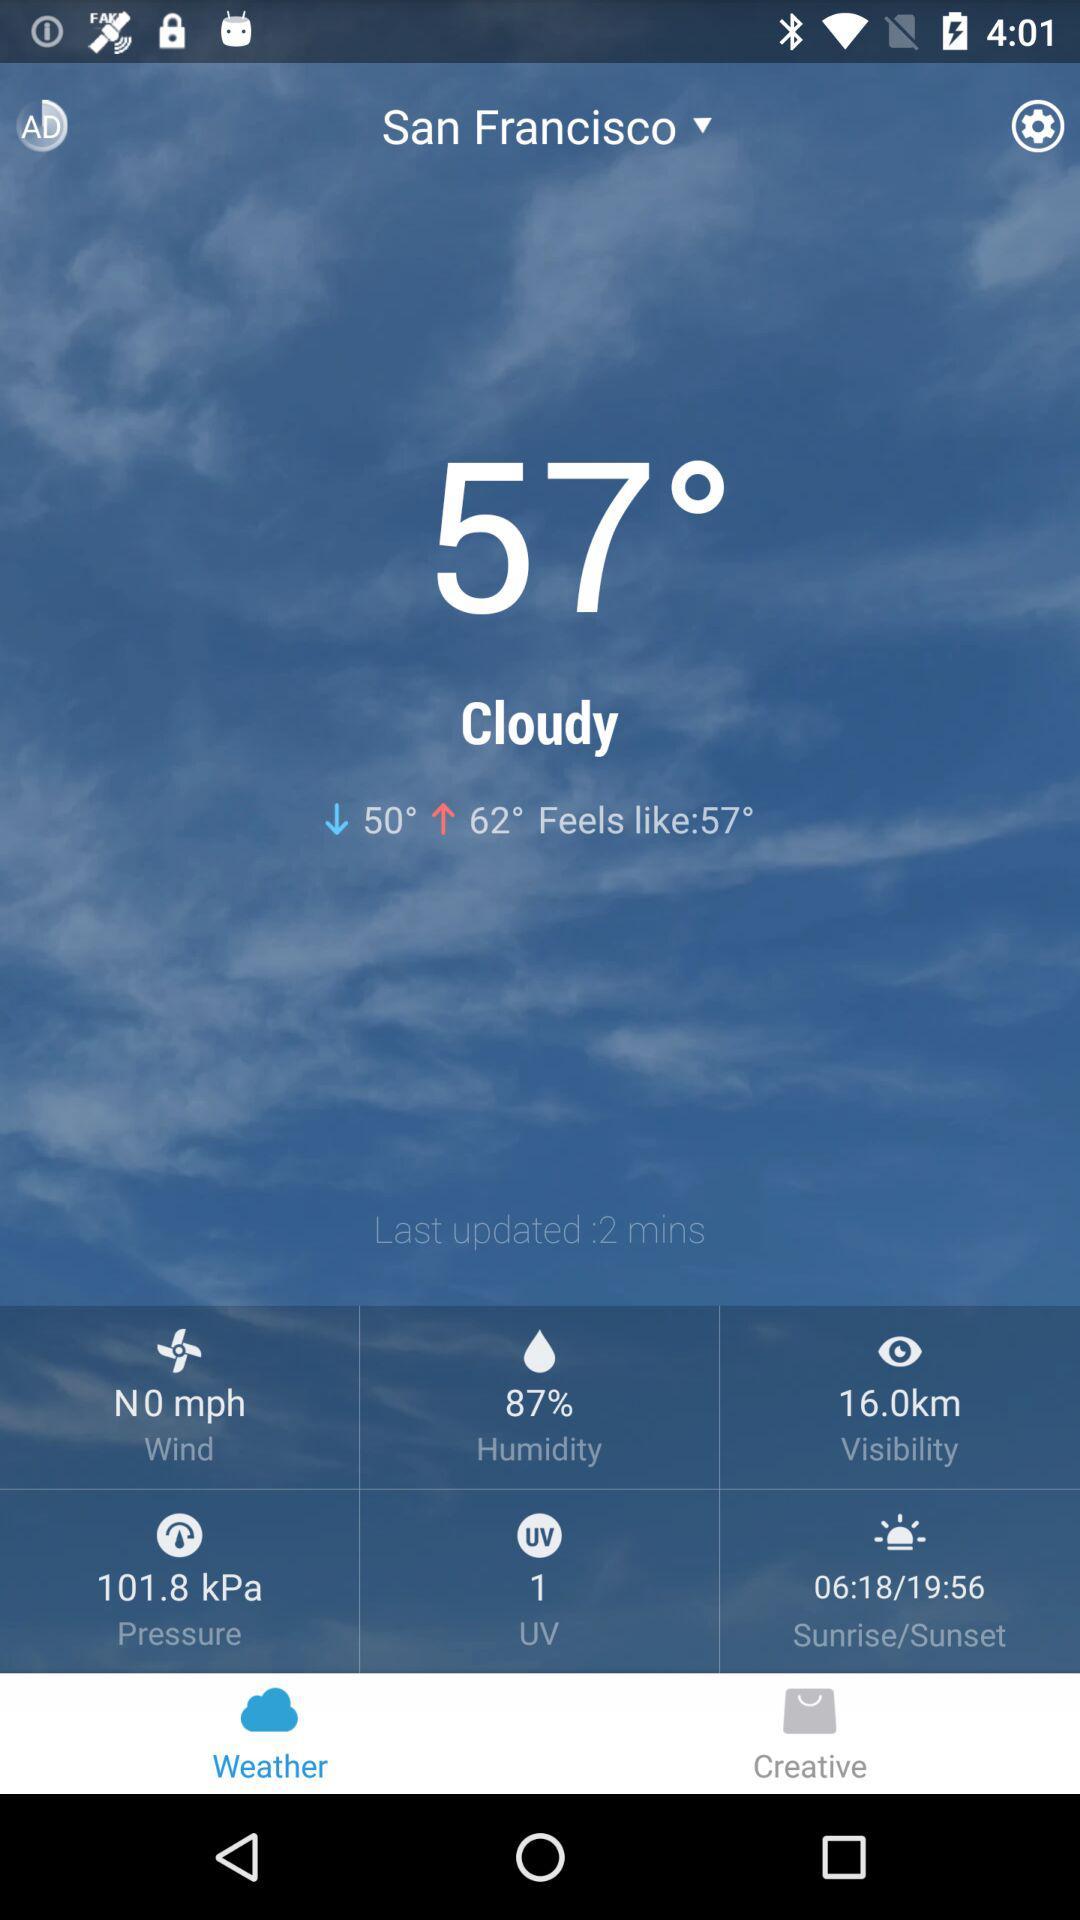 The image size is (1080, 1920). Describe the element at coordinates (1021, 121) in the screenshot. I see `the settings icon` at that location.